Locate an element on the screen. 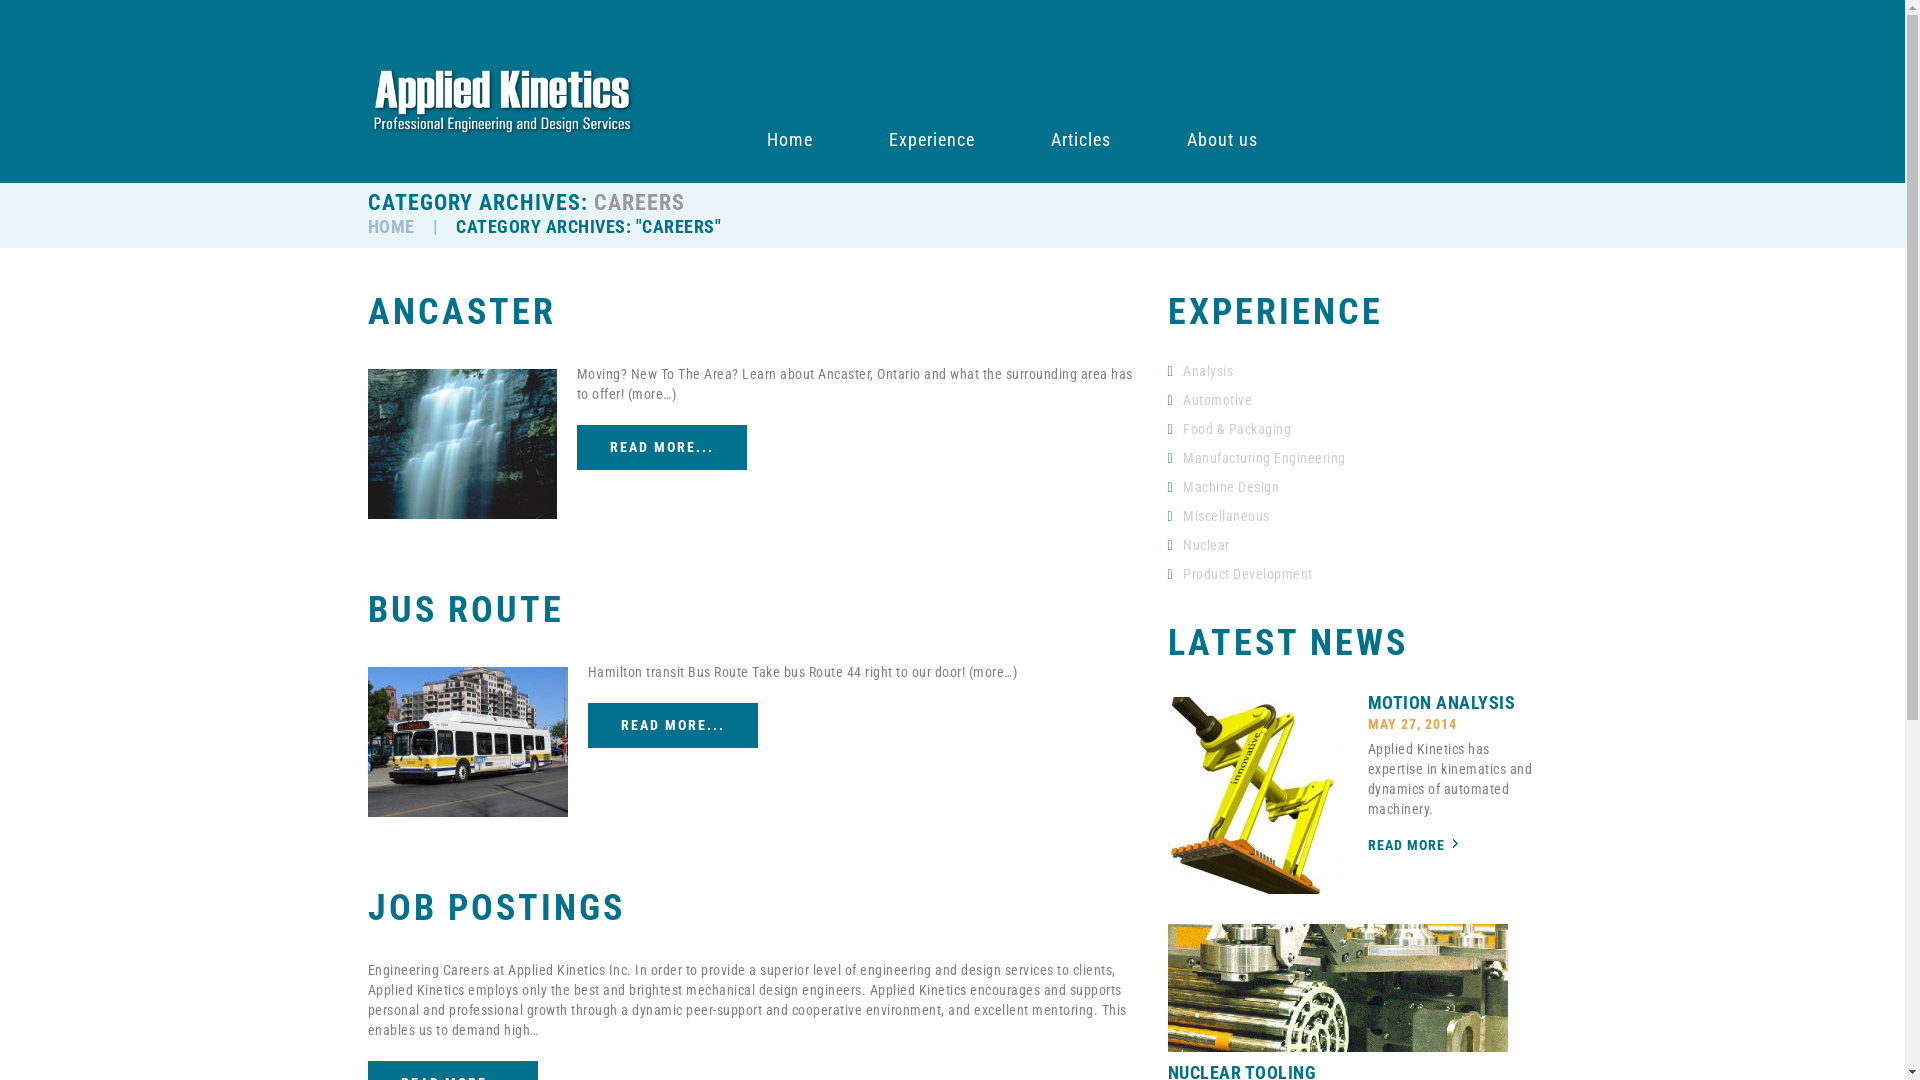 Image resolution: width=1920 pixels, height=1080 pixels. 'Product Development' is located at coordinates (1182, 574).